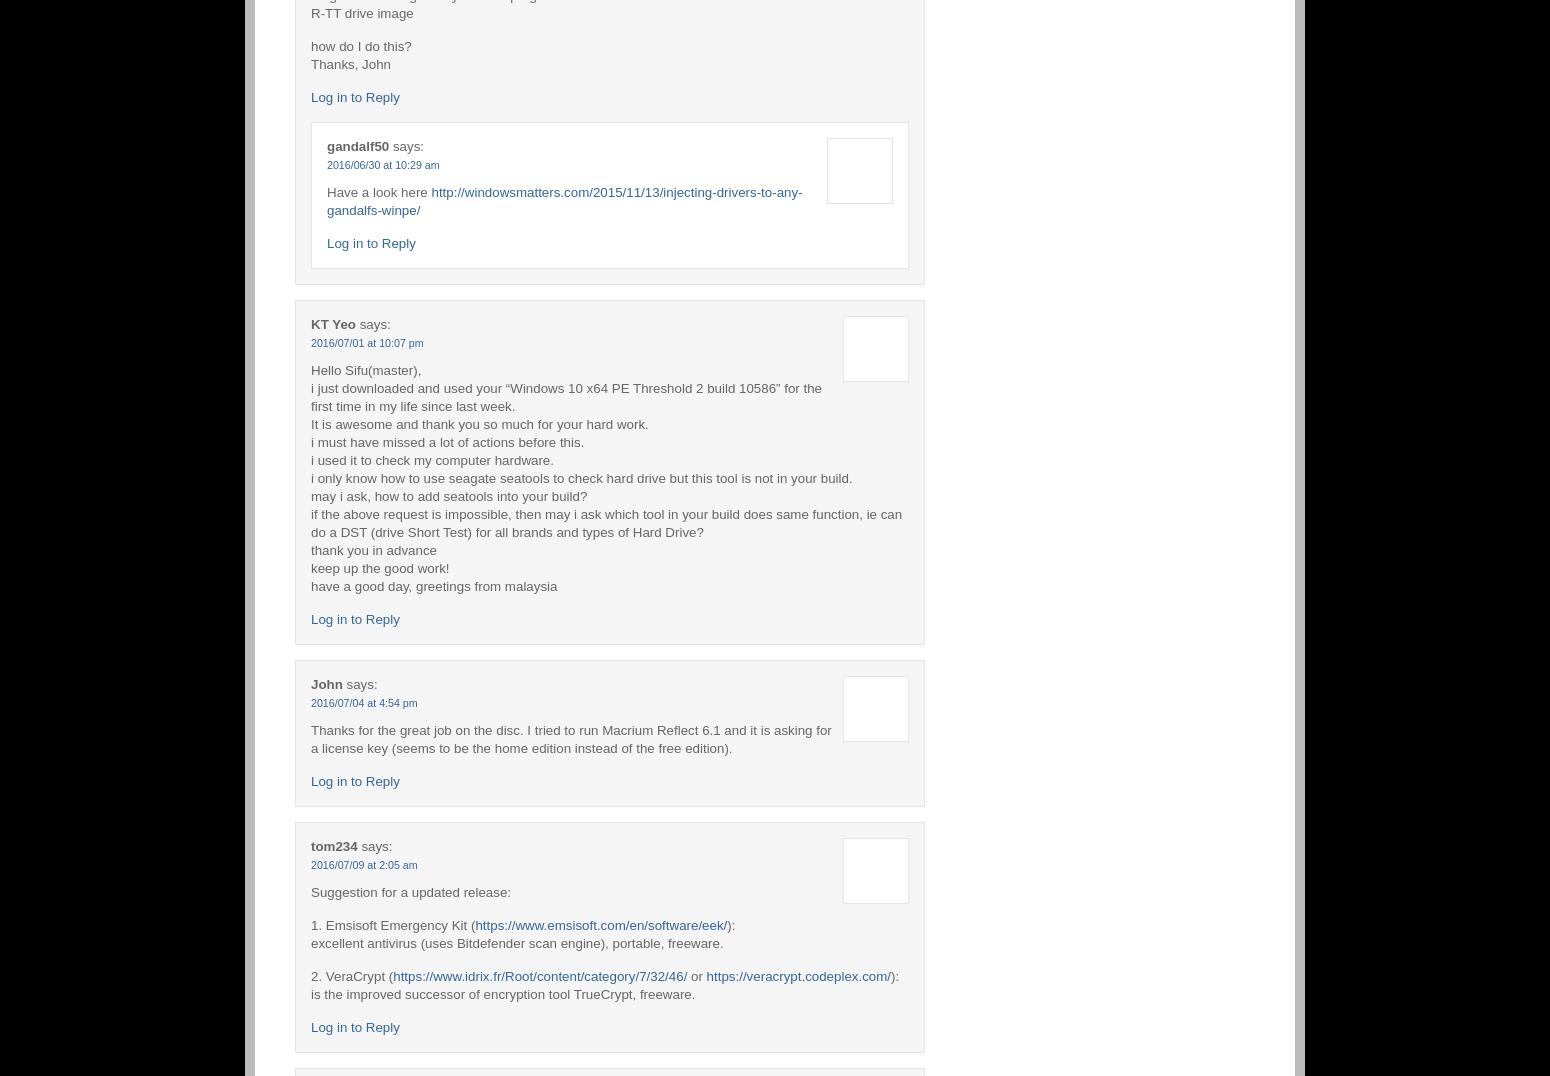  Describe the element at coordinates (366, 341) in the screenshot. I see `'2016/07/01 at 10:07 pm'` at that location.